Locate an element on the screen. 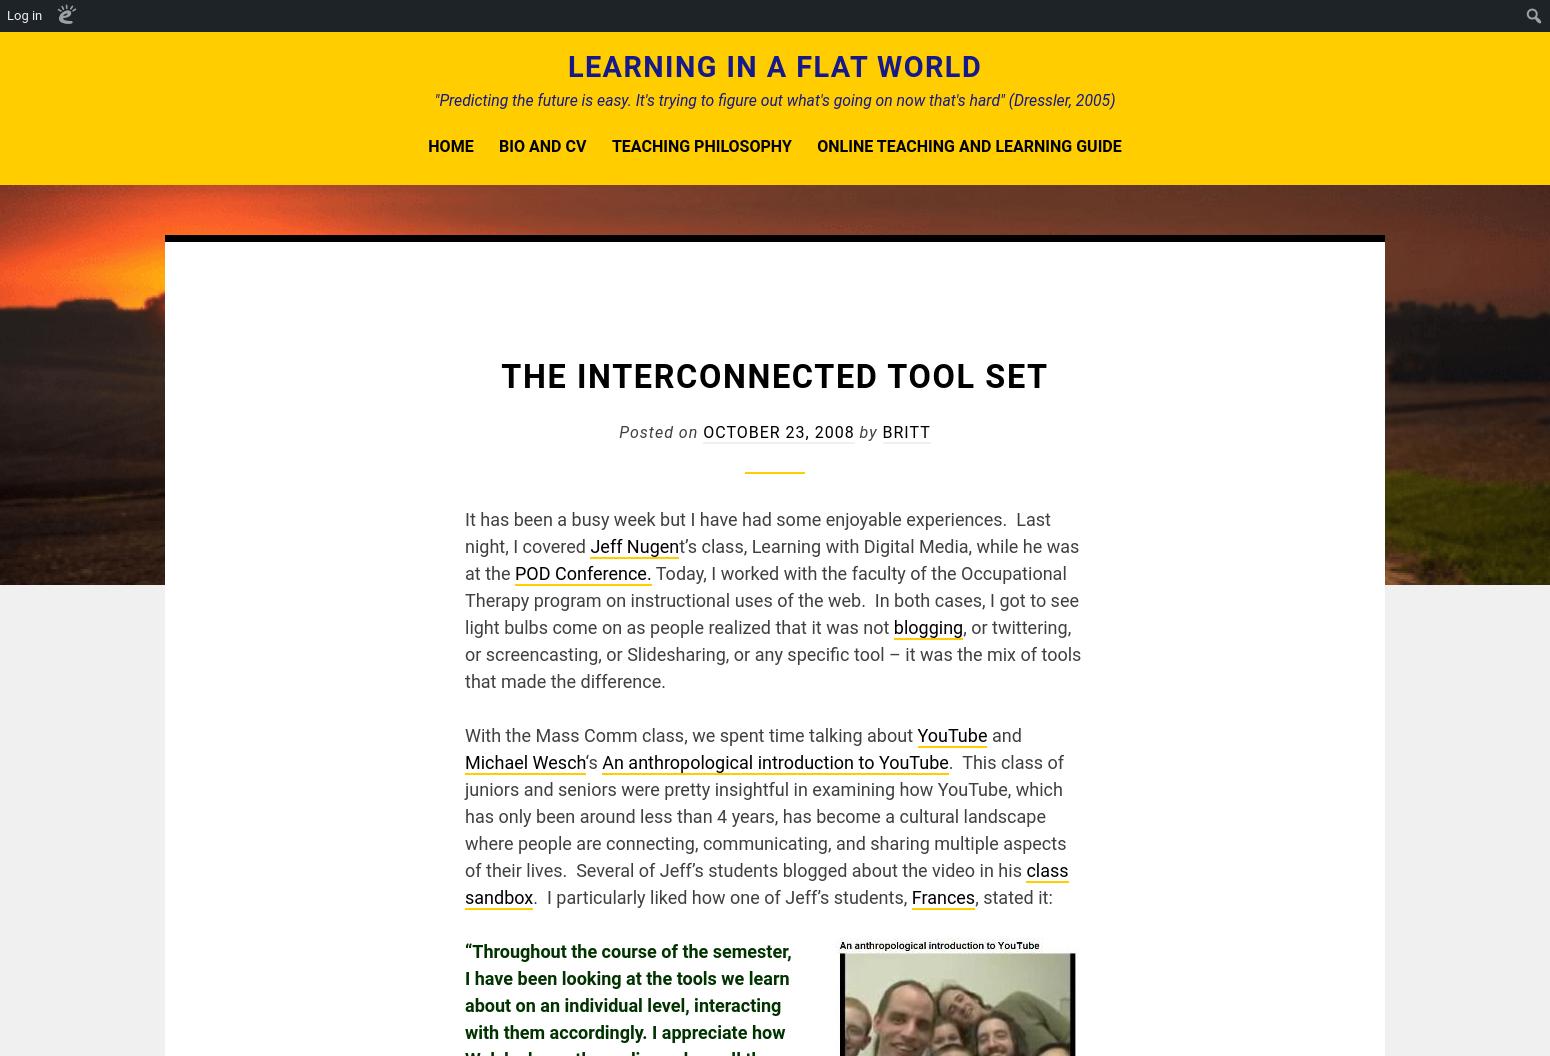  '.  I particularly liked how one of Jeff’s students,' is located at coordinates (721, 896).